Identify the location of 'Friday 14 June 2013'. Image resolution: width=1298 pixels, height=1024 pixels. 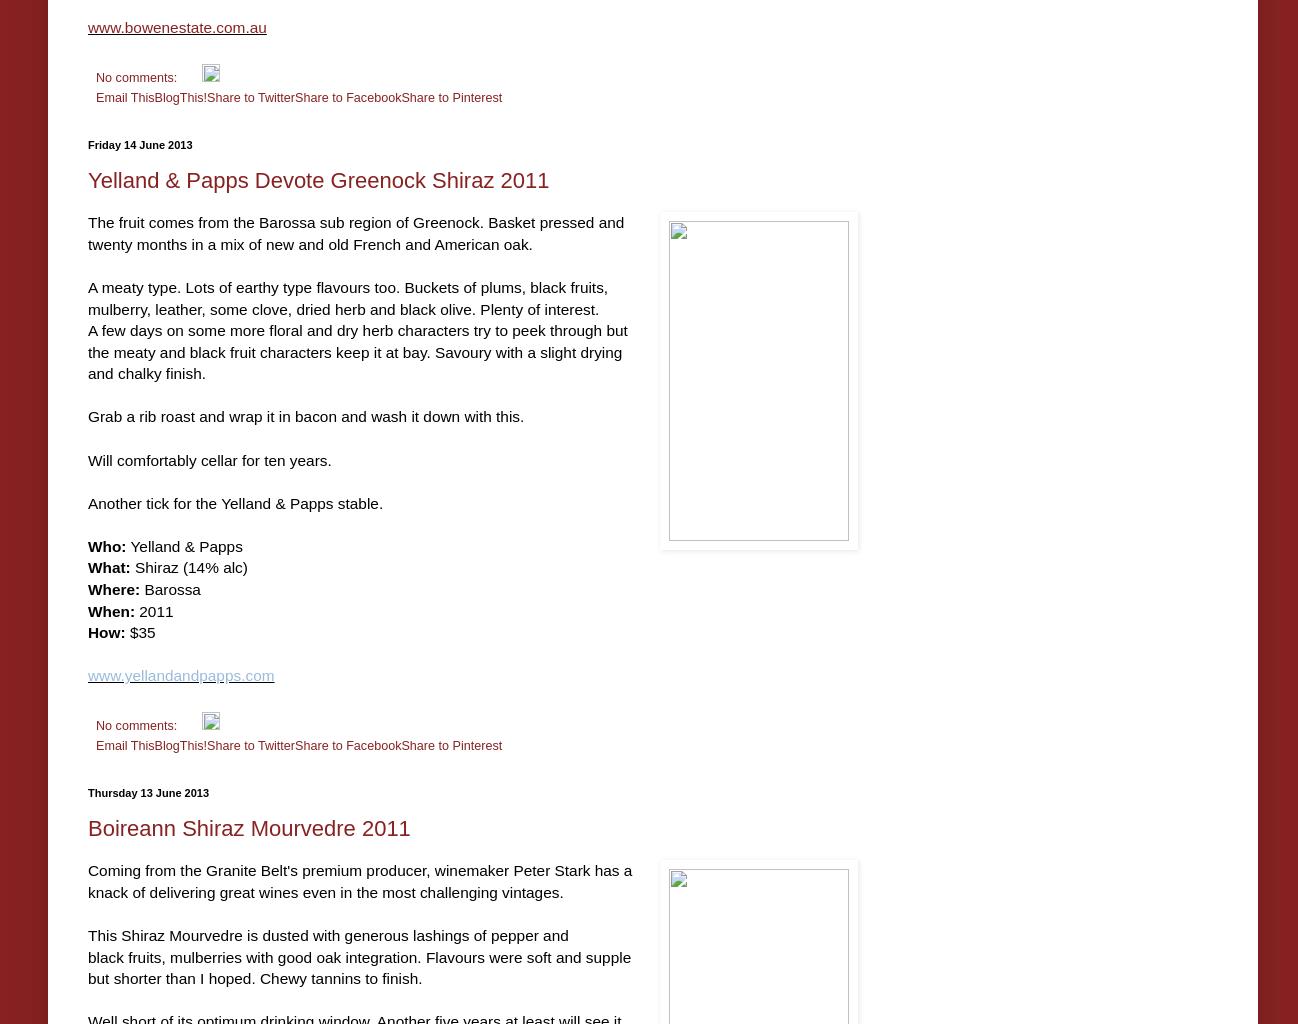
(139, 143).